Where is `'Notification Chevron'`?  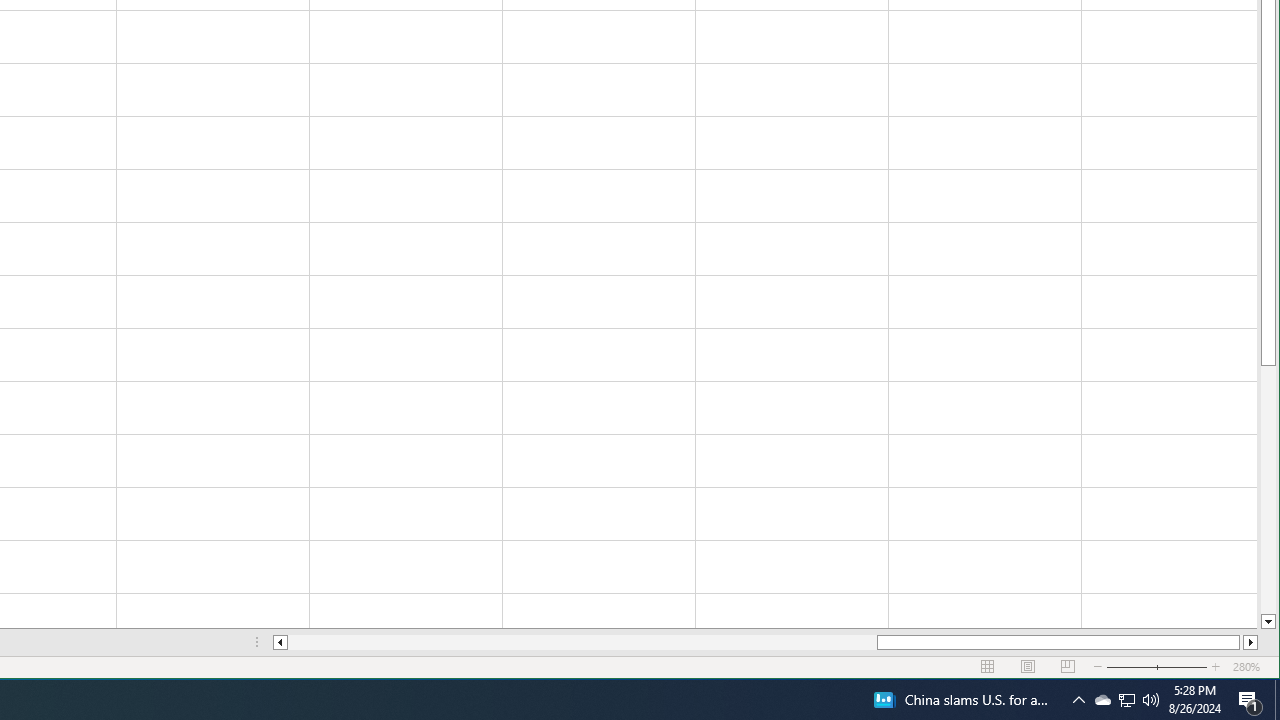
'Notification Chevron' is located at coordinates (1078, 698).